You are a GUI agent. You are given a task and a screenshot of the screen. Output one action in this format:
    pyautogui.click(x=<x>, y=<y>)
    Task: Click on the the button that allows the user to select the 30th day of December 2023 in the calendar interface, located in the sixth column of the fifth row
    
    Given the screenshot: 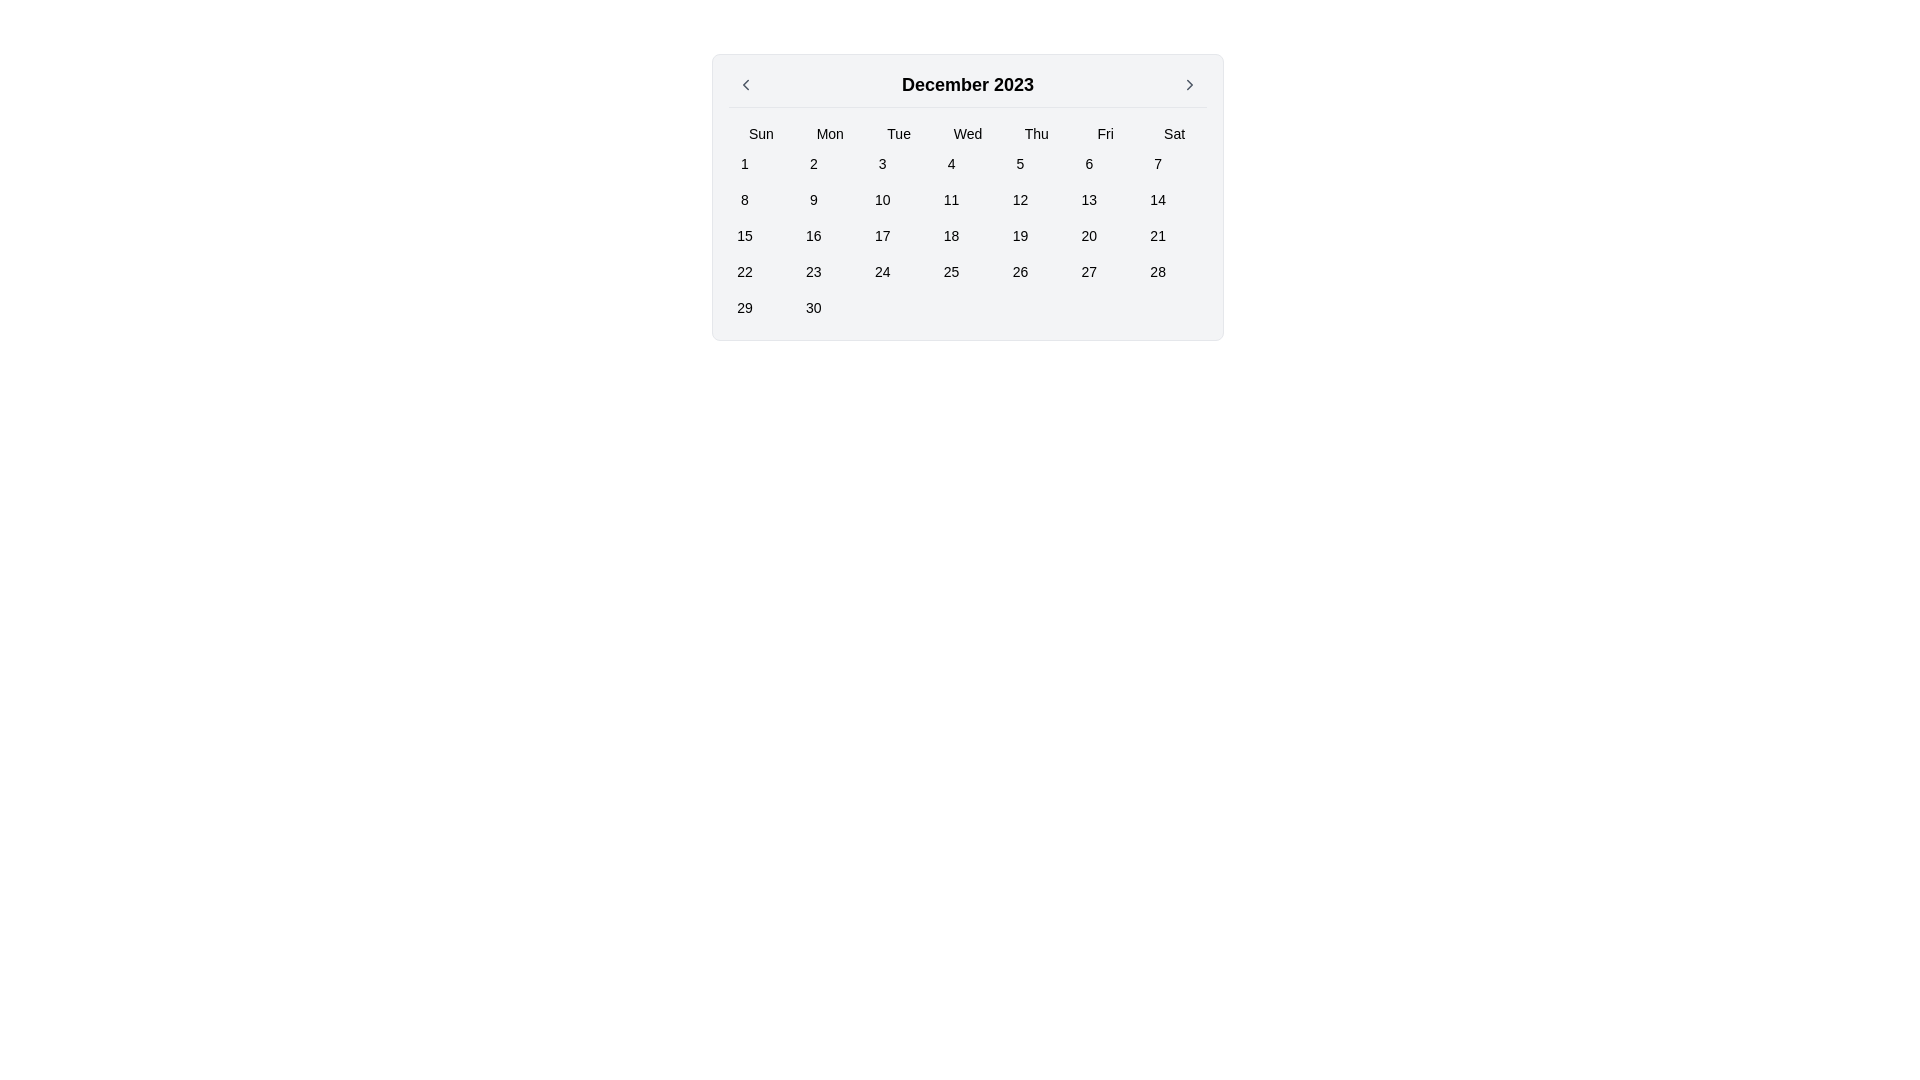 What is the action you would take?
    pyautogui.click(x=813, y=308)
    